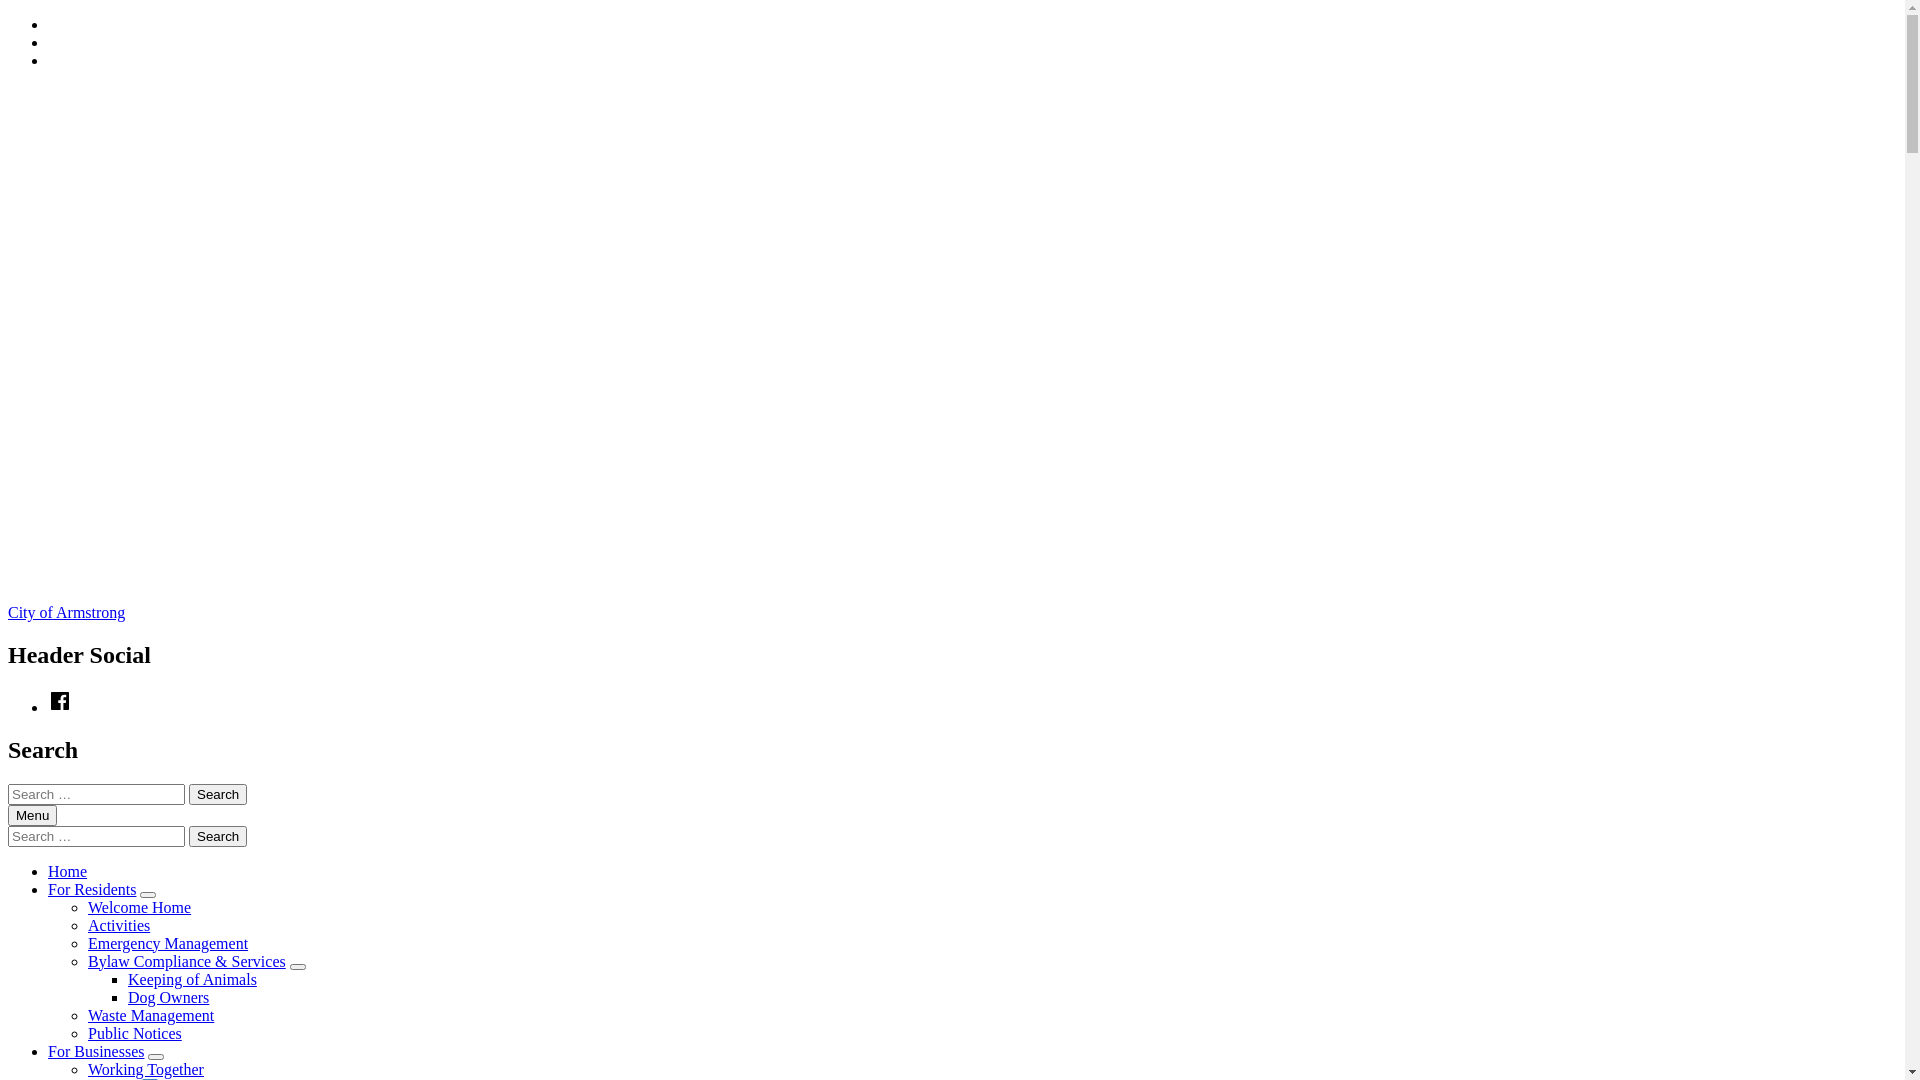  What do you see at coordinates (47, 33) in the screenshot?
I see `'Skip to main content'` at bounding box center [47, 33].